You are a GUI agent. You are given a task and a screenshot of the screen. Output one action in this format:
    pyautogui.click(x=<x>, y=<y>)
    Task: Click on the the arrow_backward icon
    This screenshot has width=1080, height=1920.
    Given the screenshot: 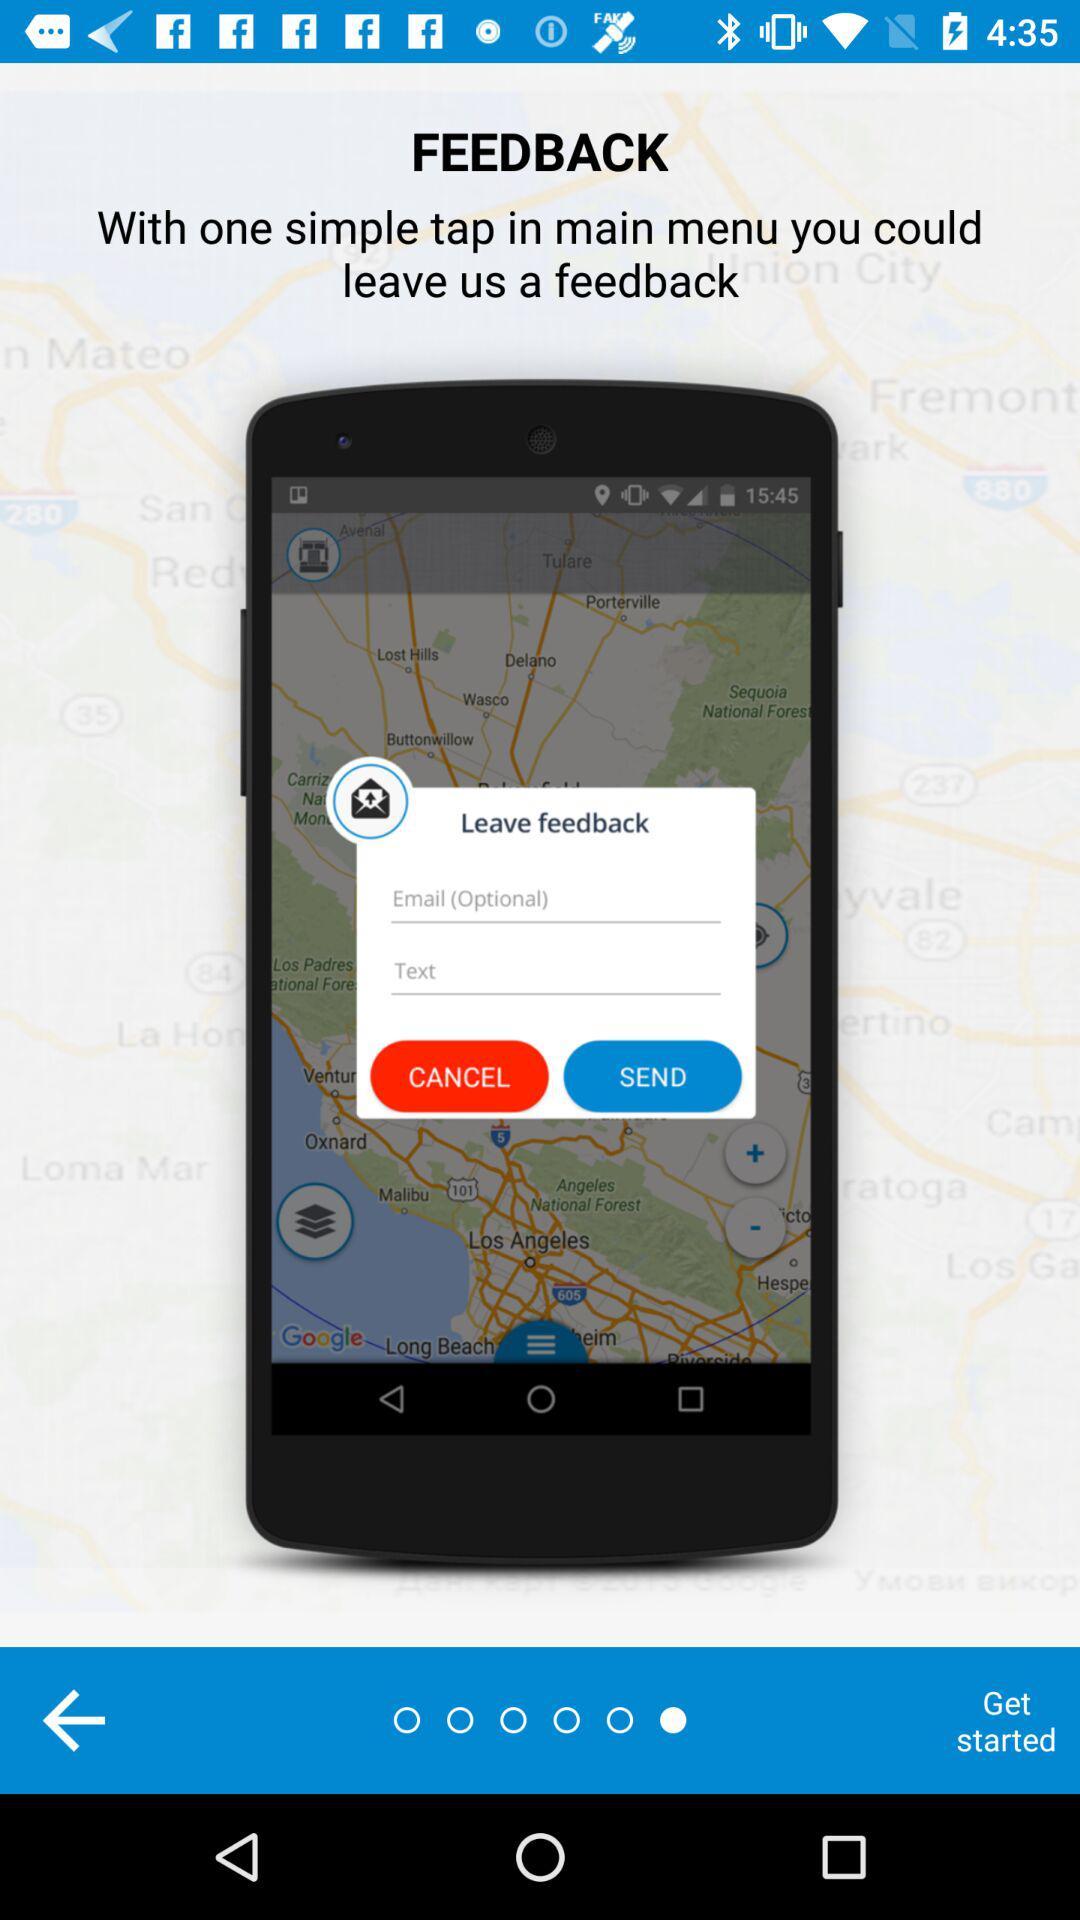 What is the action you would take?
    pyautogui.click(x=72, y=1719)
    